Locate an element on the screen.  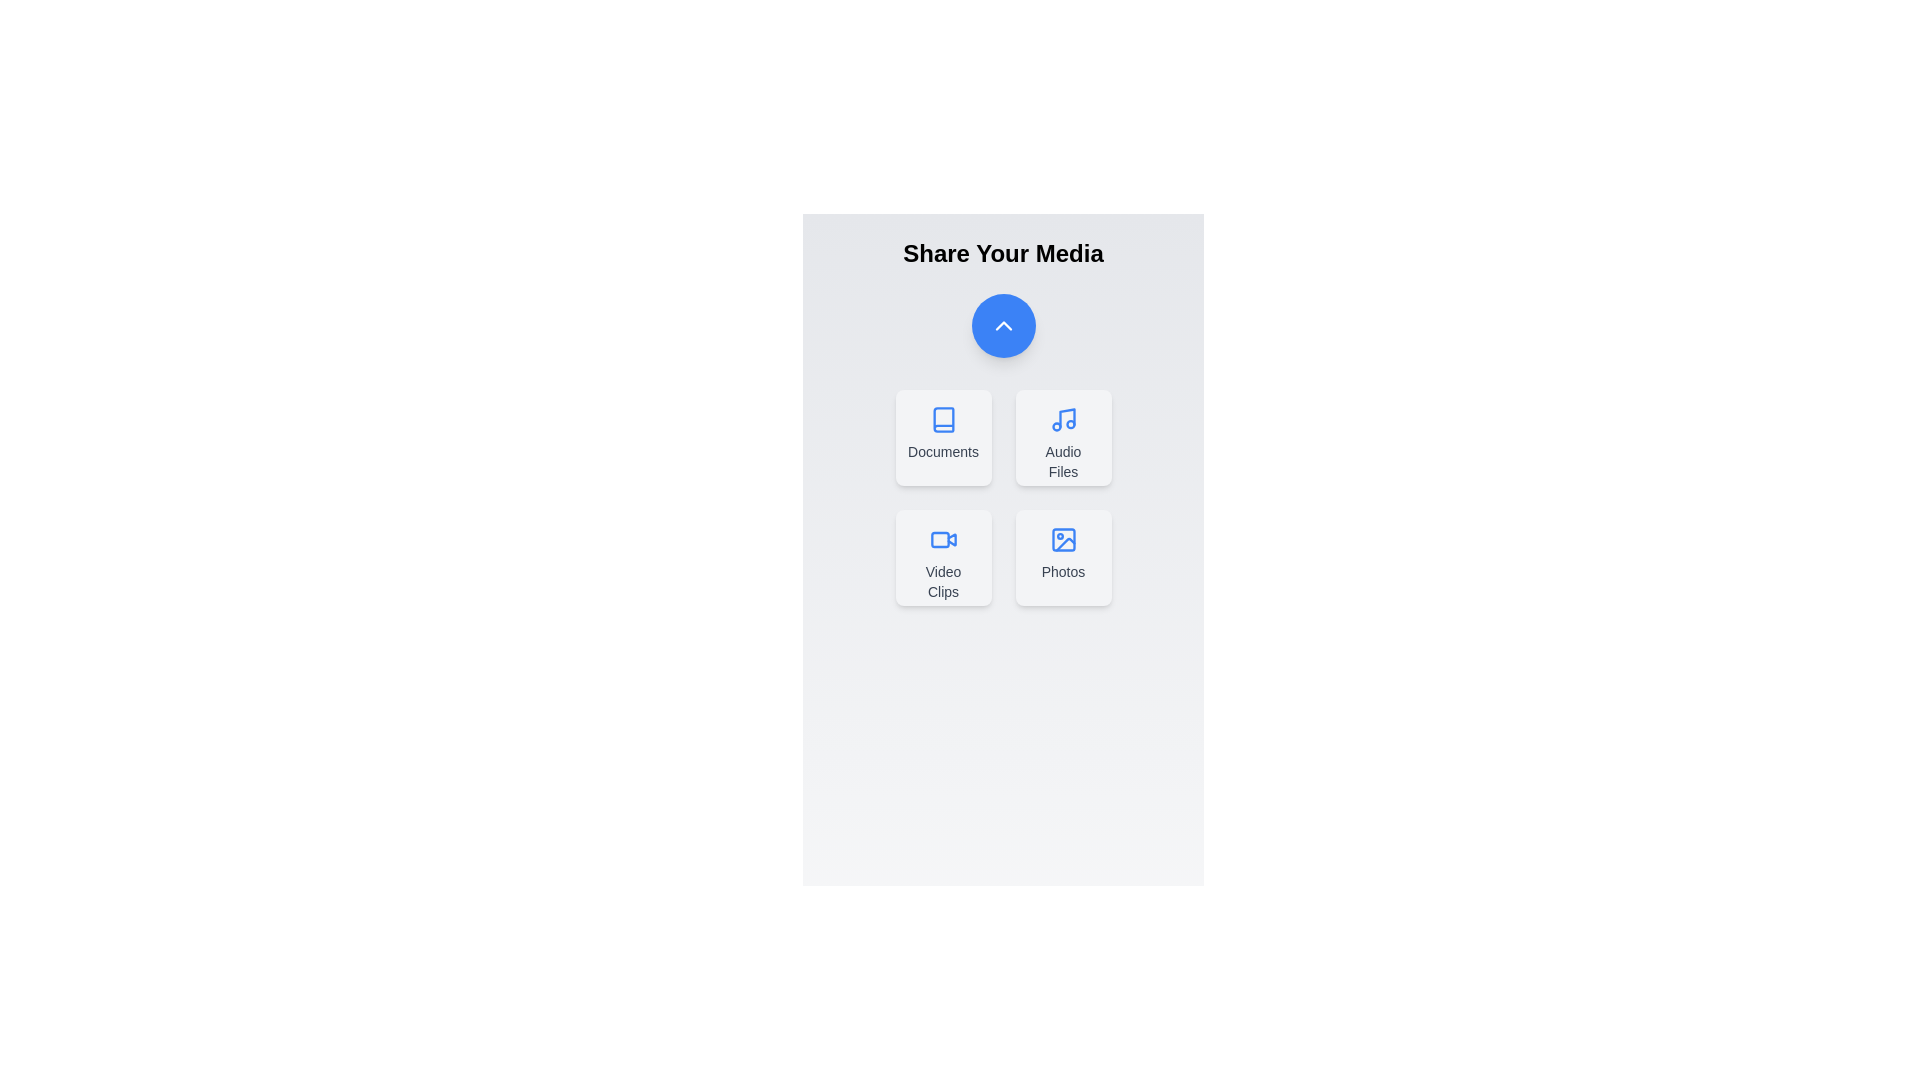
the text label for Audio Files is located at coordinates (1062, 462).